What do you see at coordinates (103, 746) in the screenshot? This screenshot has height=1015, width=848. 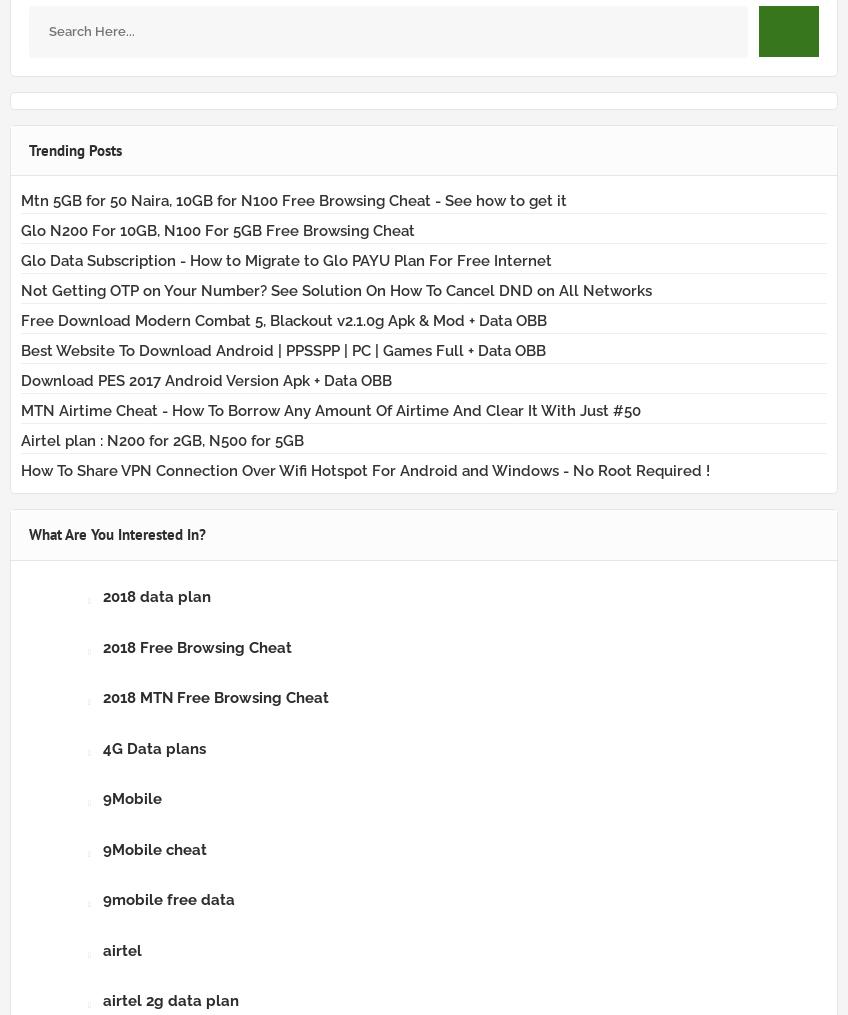 I see `'4G Data plans'` at bounding box center [103, 746].